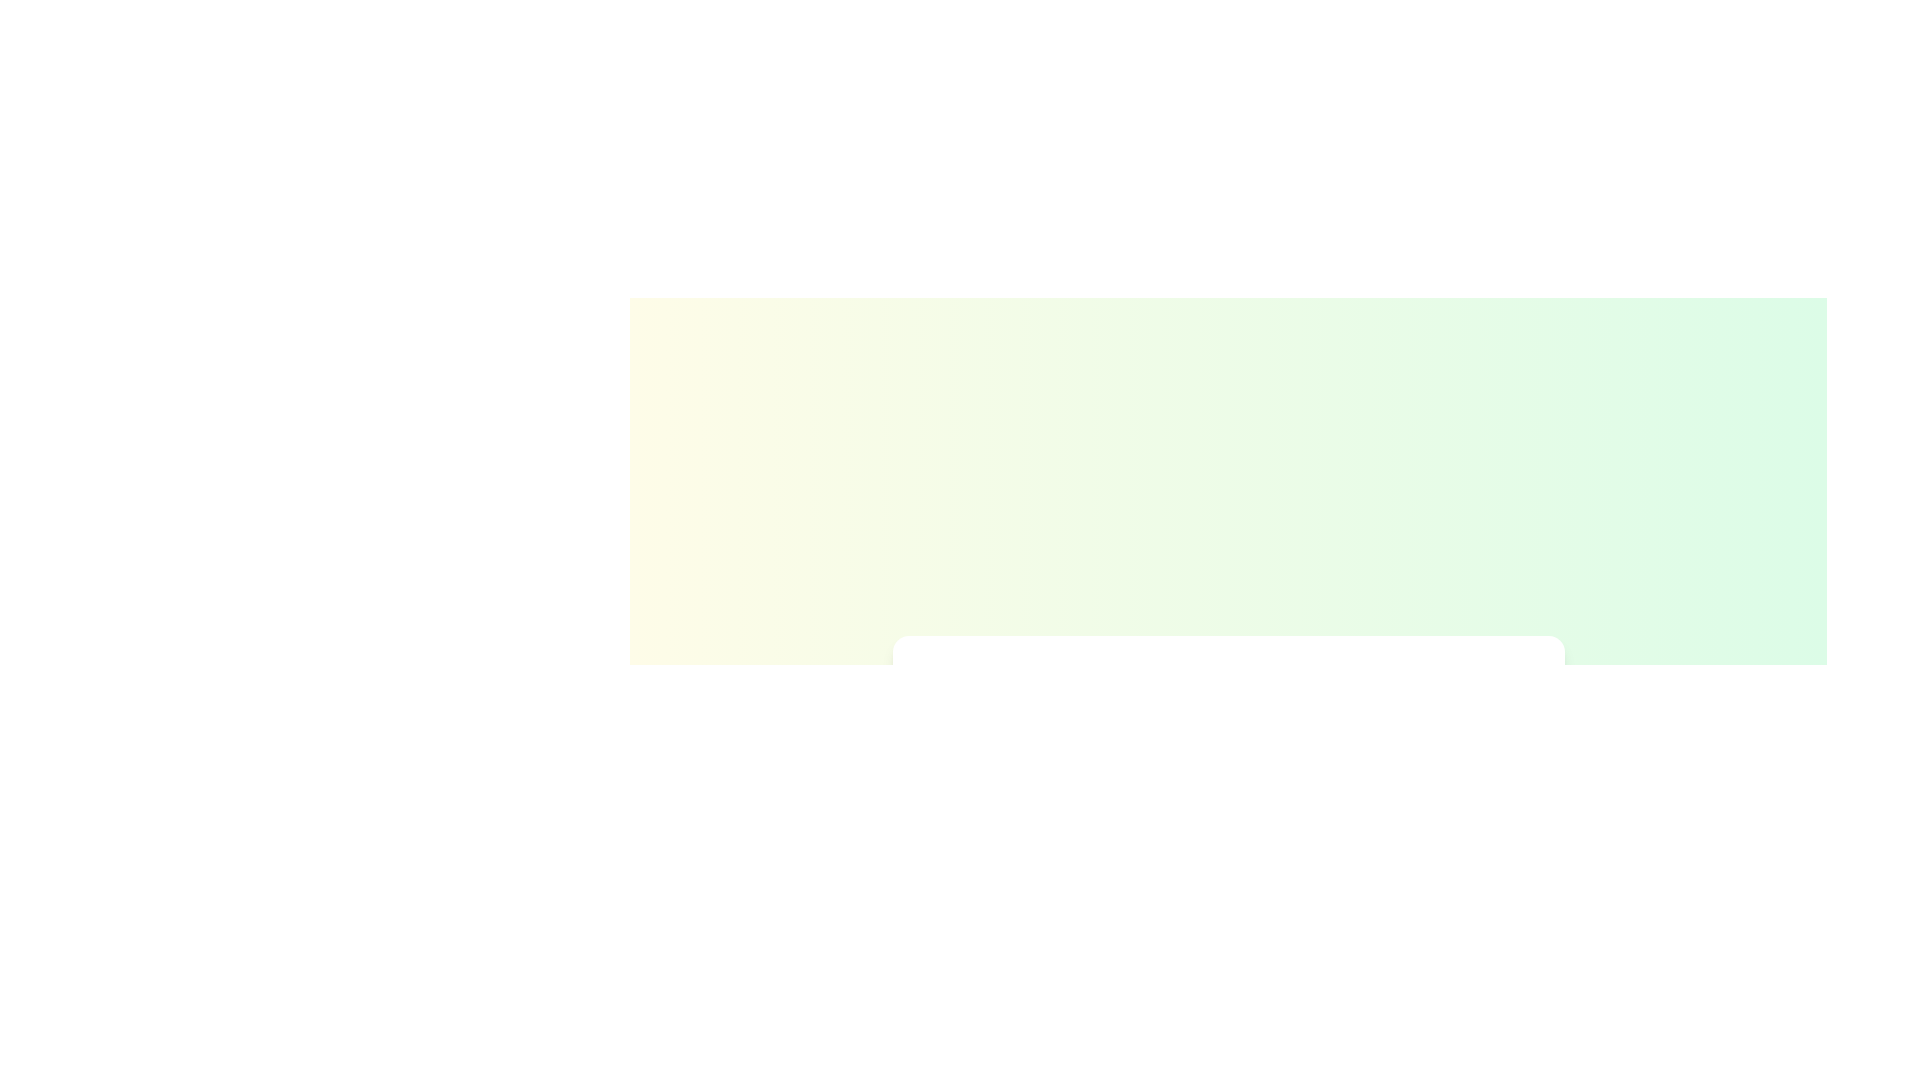  What do you see at coordinates (1383, 763) in the screenshot?
I see `the slider thumb` at bounding box center [1383, 763].